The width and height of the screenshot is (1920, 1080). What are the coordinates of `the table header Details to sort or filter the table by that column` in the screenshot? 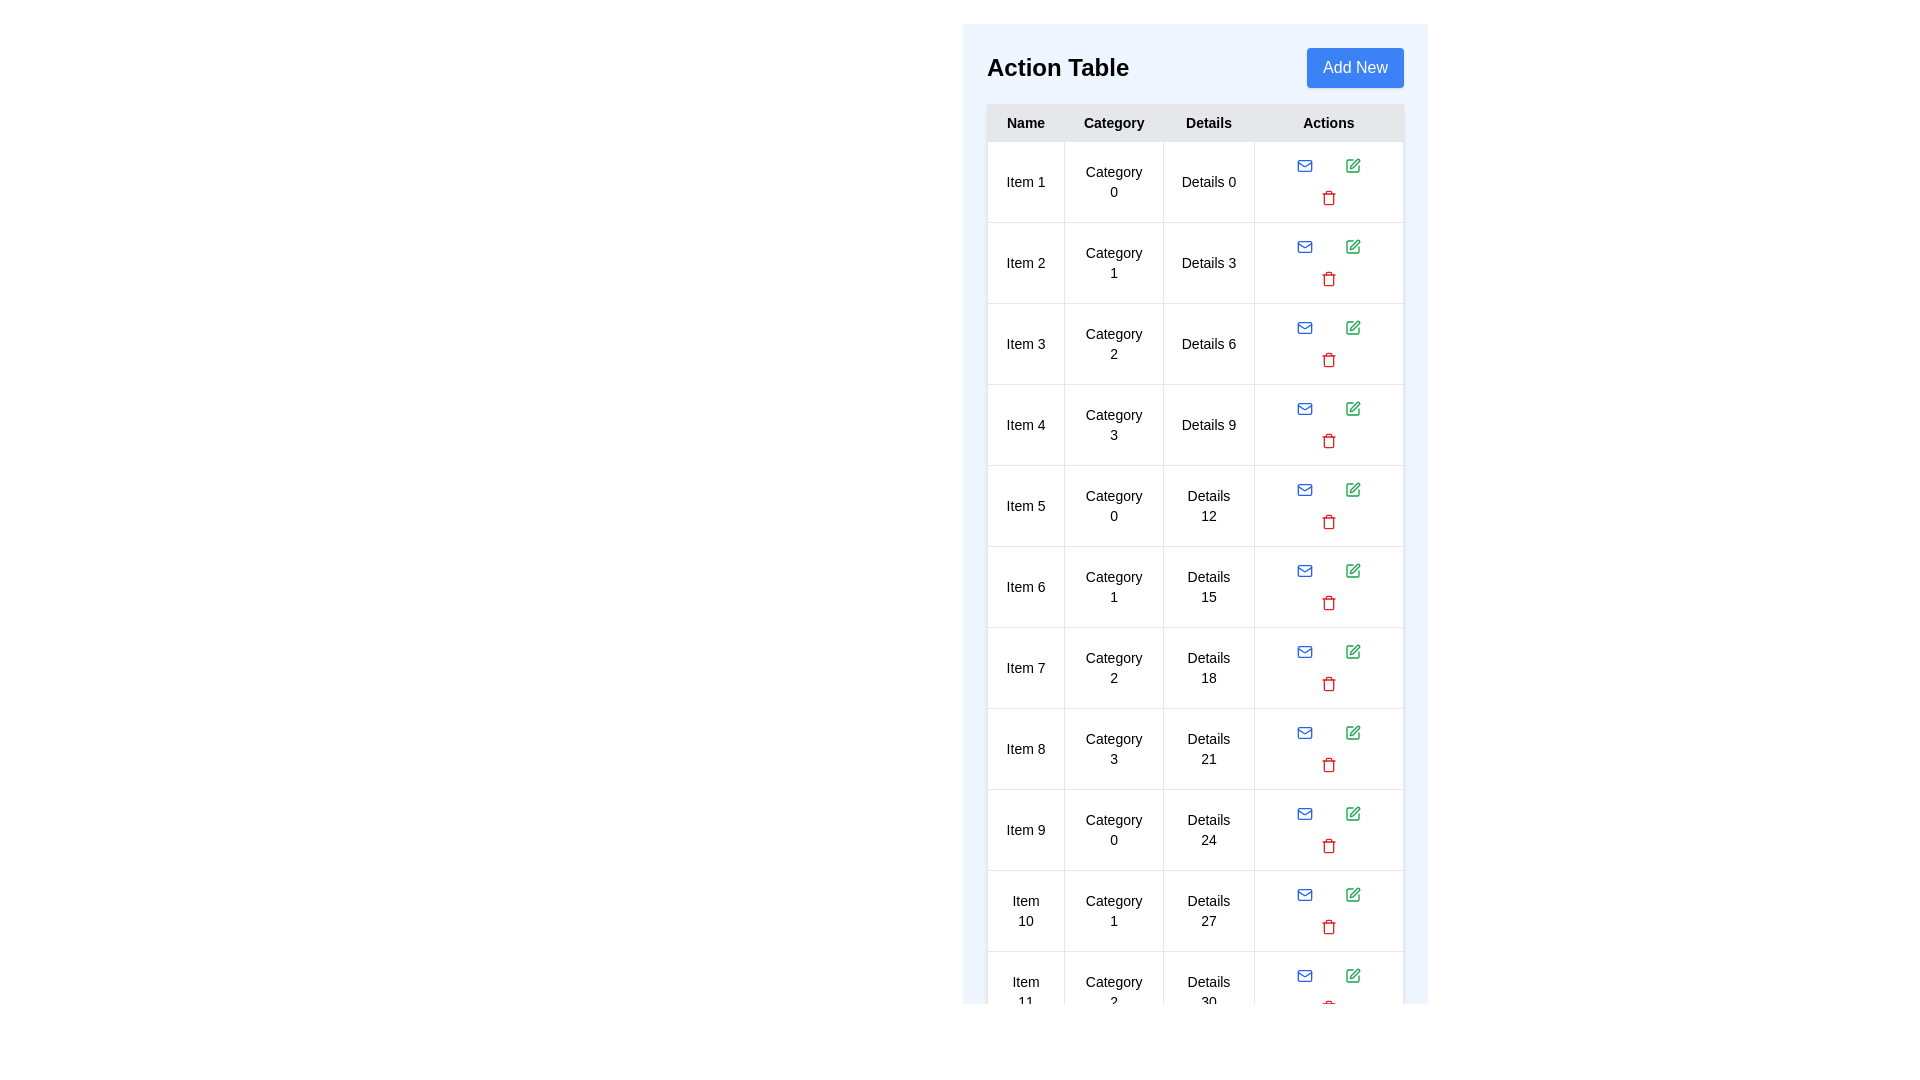 It's located at (1208, 123).